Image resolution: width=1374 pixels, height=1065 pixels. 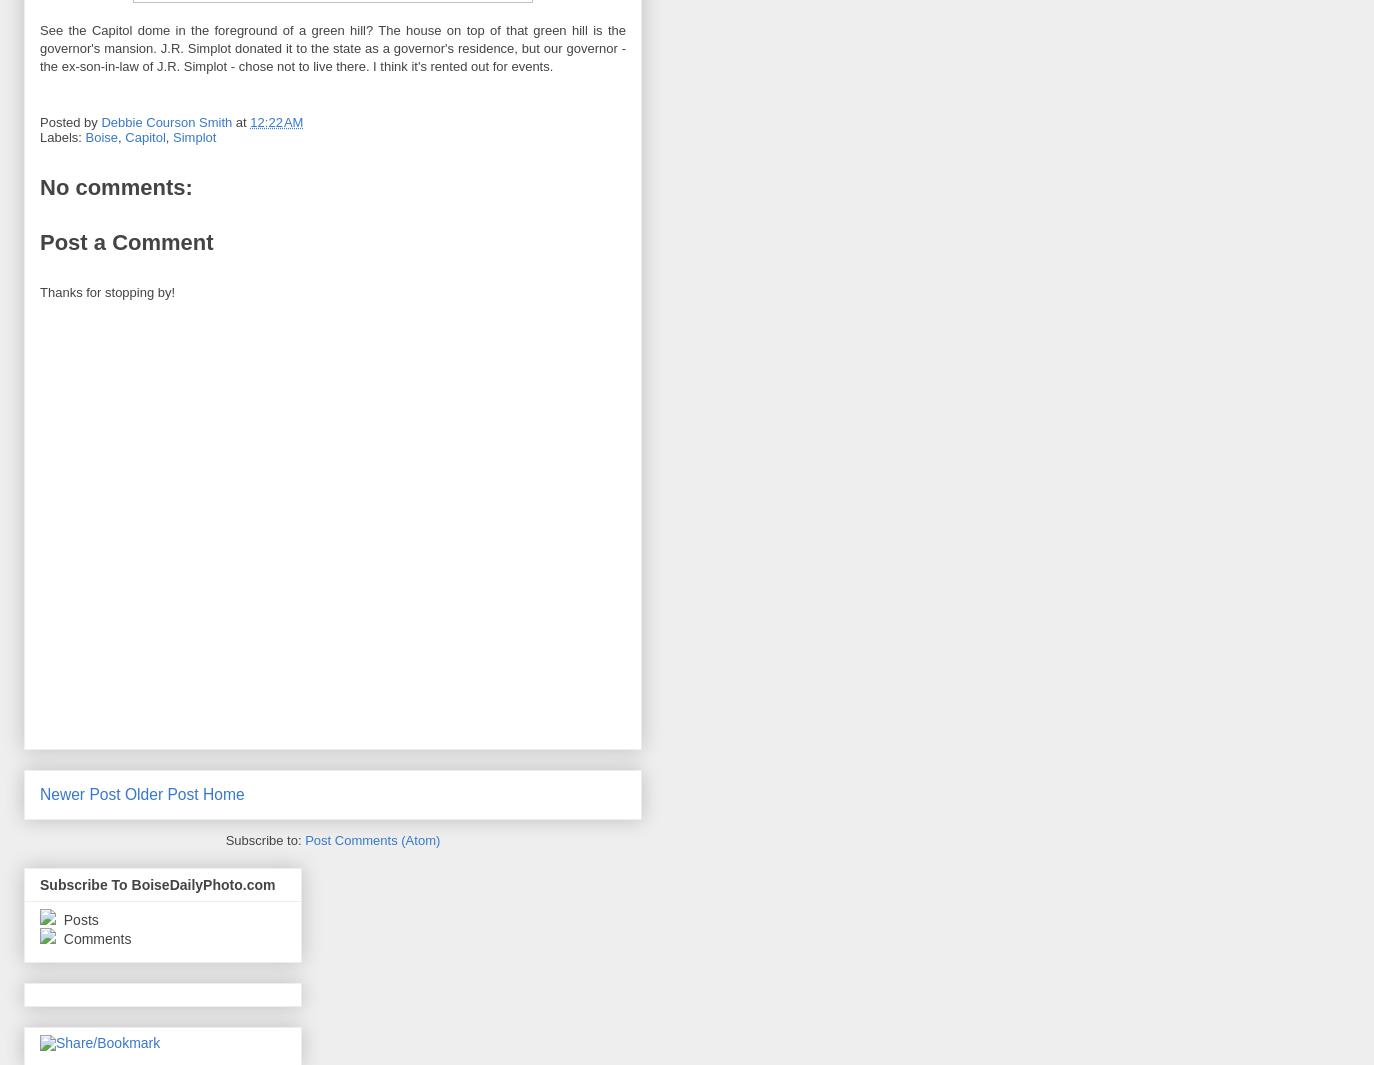 What do you see at coordinates (222, 794) in the screenshot?
I see `'Home'` at bounding box center [222, 794].